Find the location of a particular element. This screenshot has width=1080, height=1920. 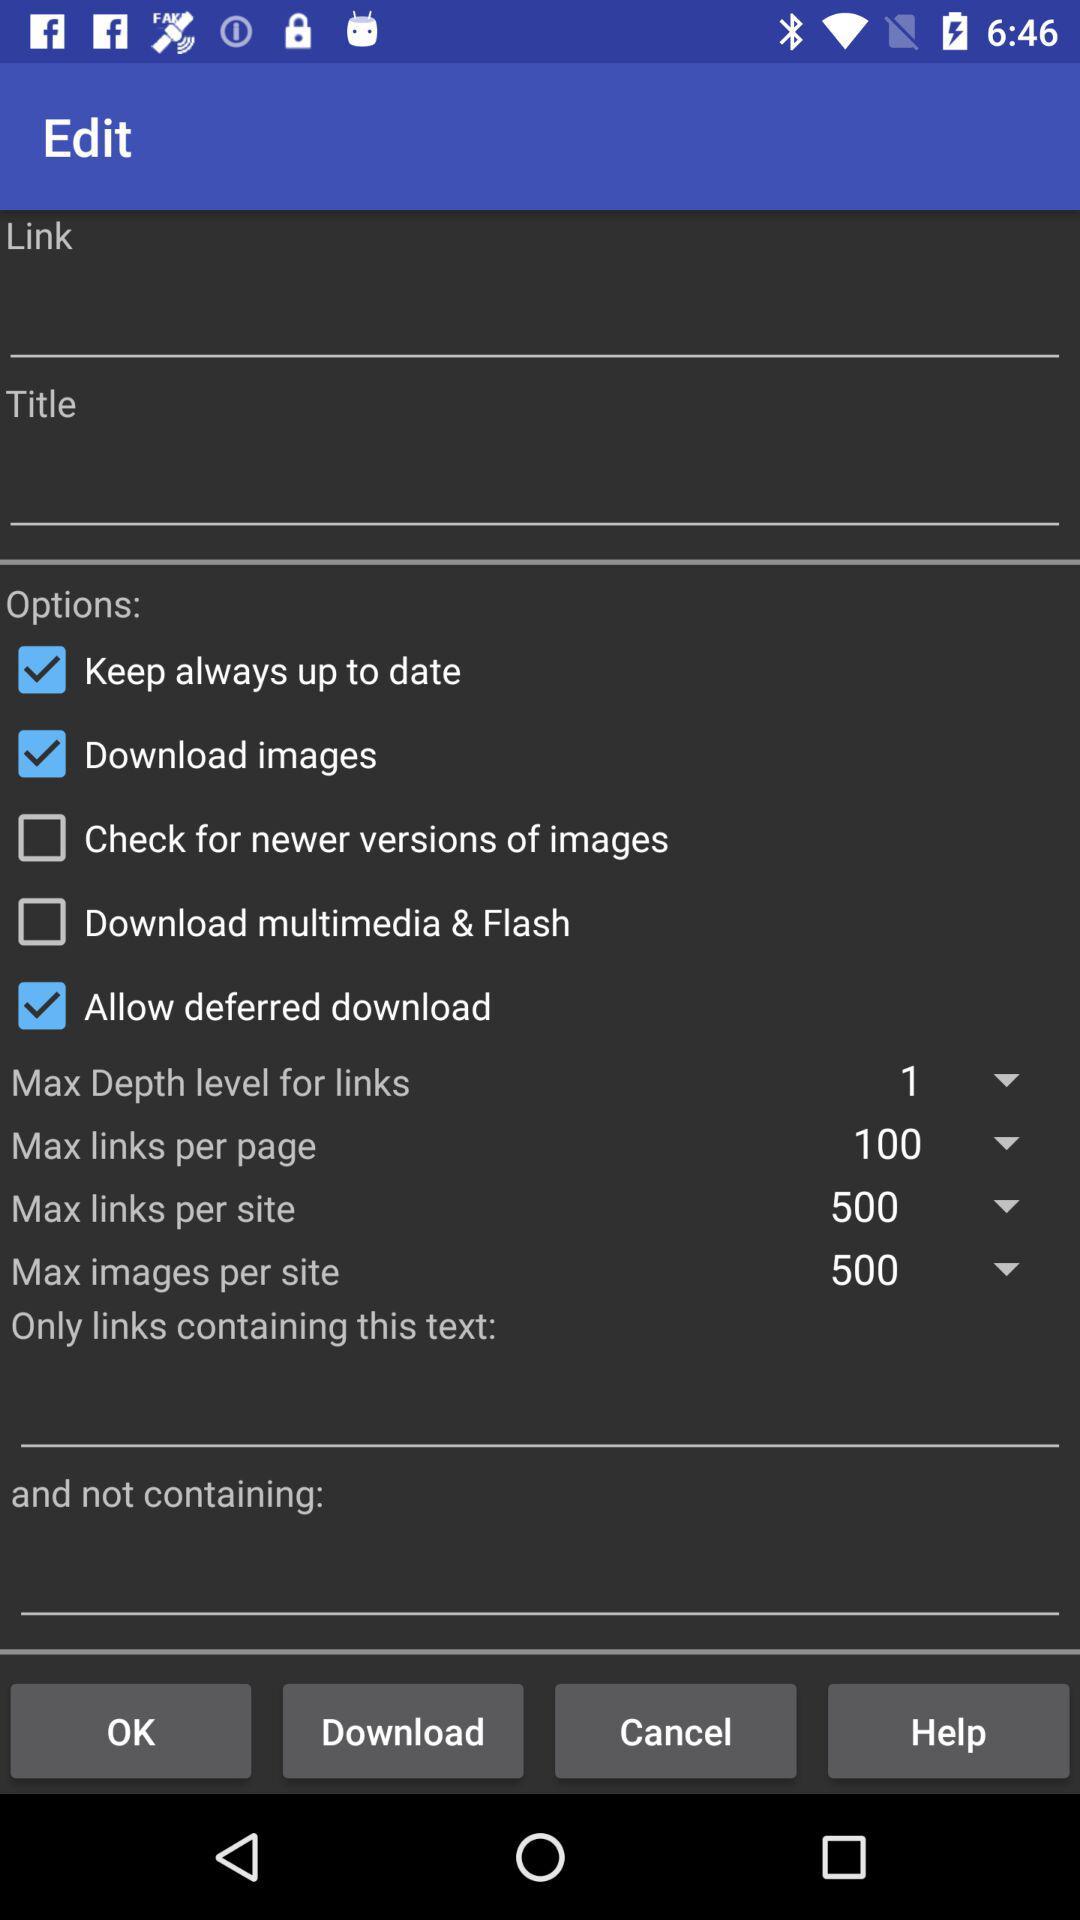

the keep always up checkbox is located at coordinates (540, 669).